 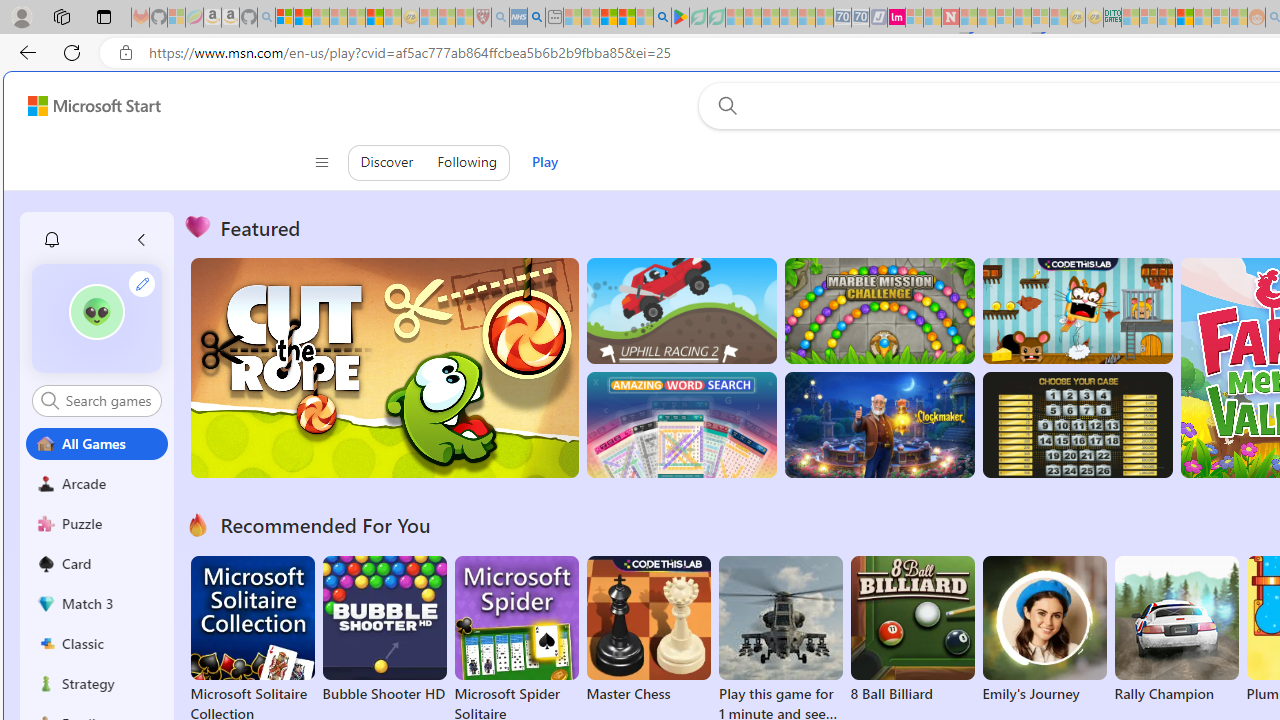 What do you see at coordinates (879, 311) in the screenshot?
I see `'Marble Mission : Challenge'` at bounding box center [879, 311].